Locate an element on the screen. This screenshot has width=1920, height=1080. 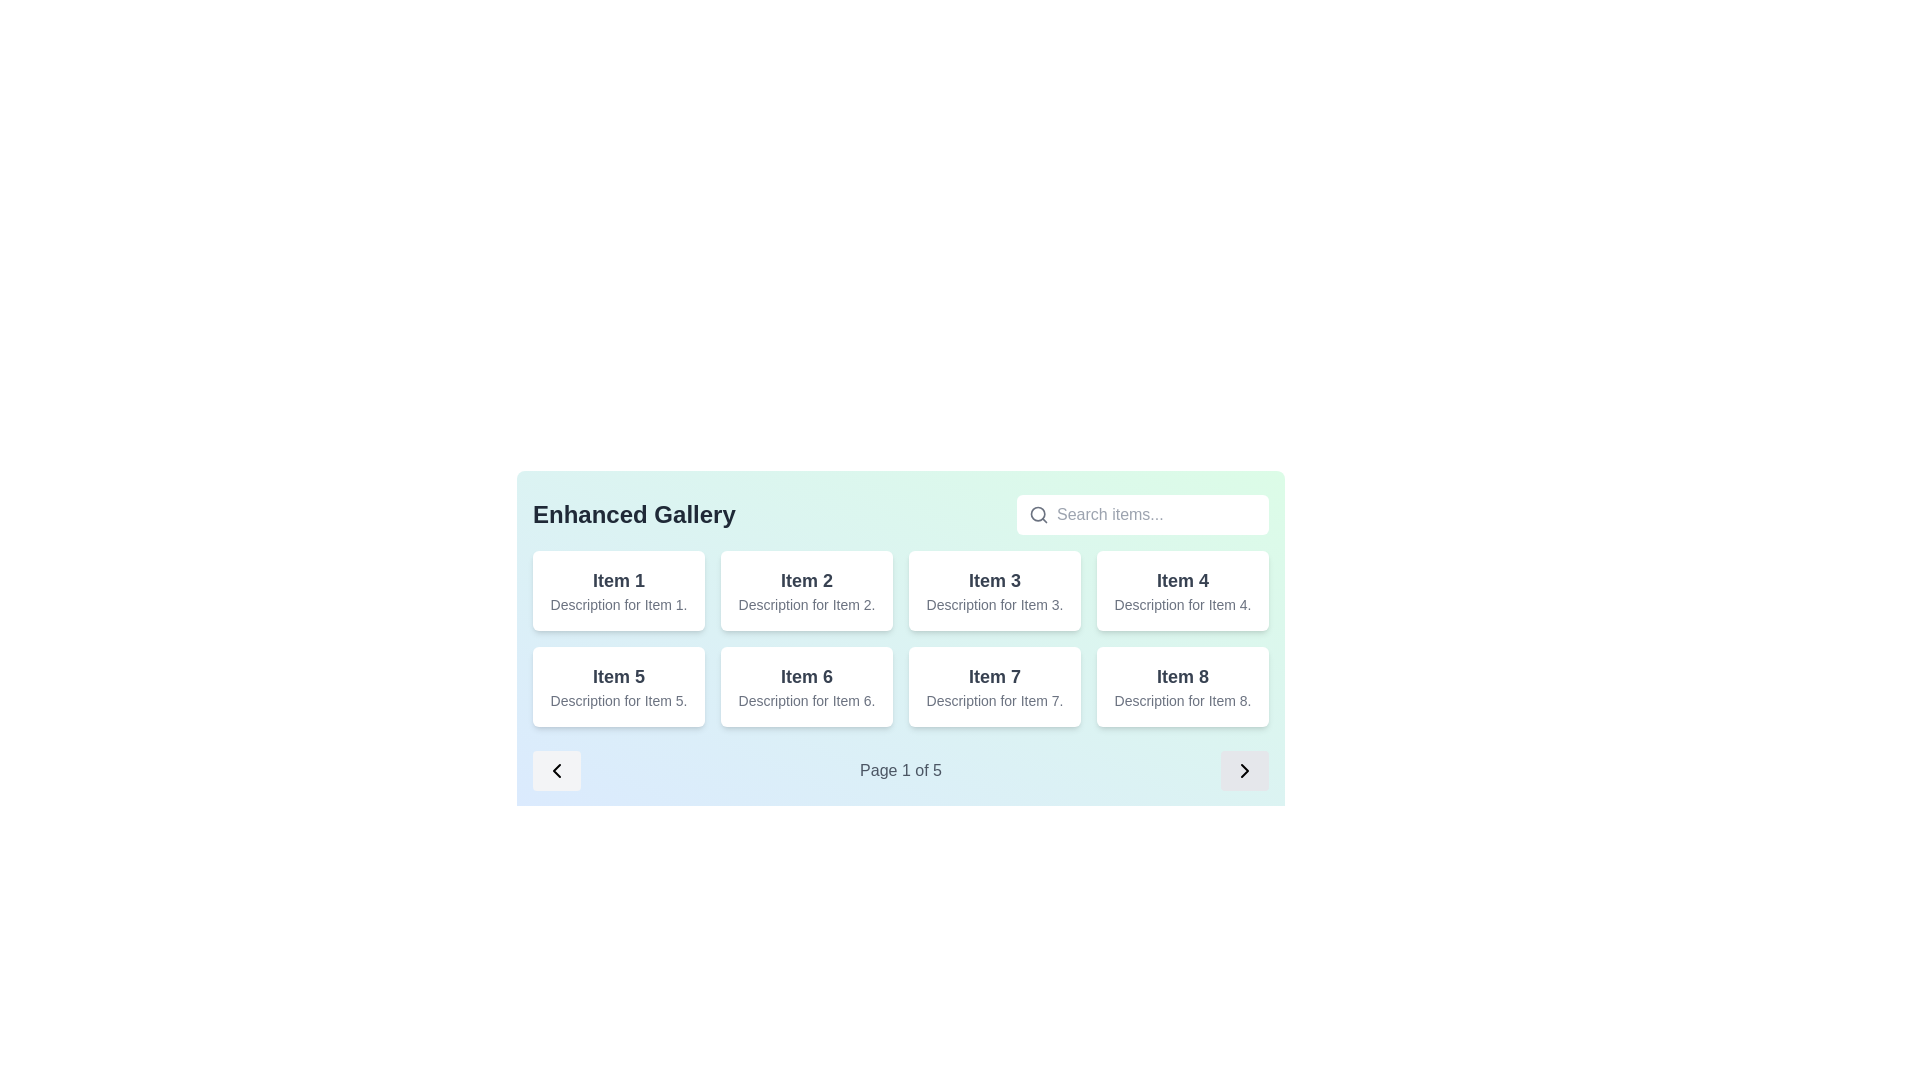
the text label displaying 'Description for Item 4.' located below the 'Item 4' title within the card structure is located at coordinates (1182, 604).